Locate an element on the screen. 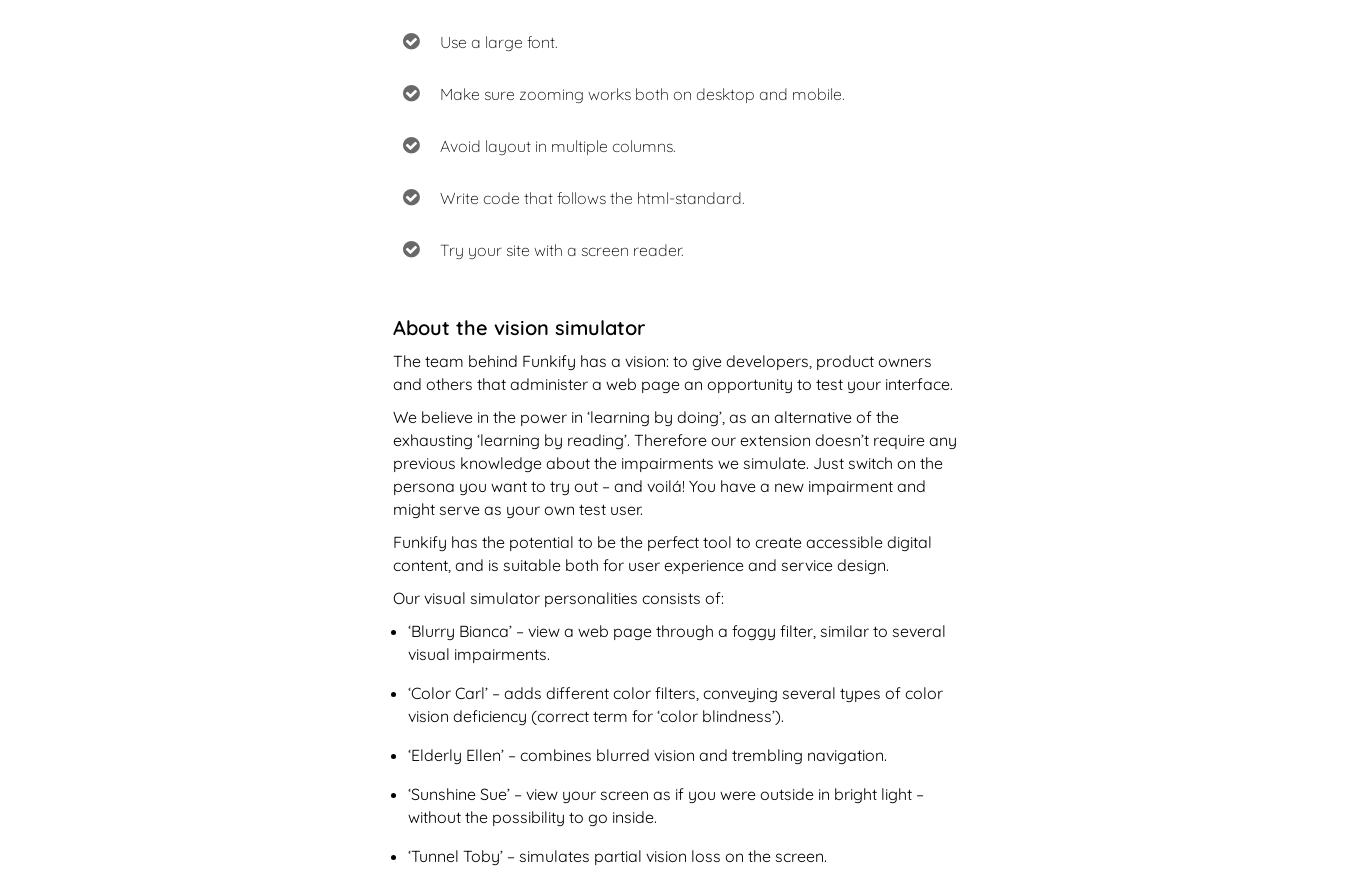  '‘Tunnel Toby’ – simulates partial vision loss on the screen.' is located at coordinates (616, 855).